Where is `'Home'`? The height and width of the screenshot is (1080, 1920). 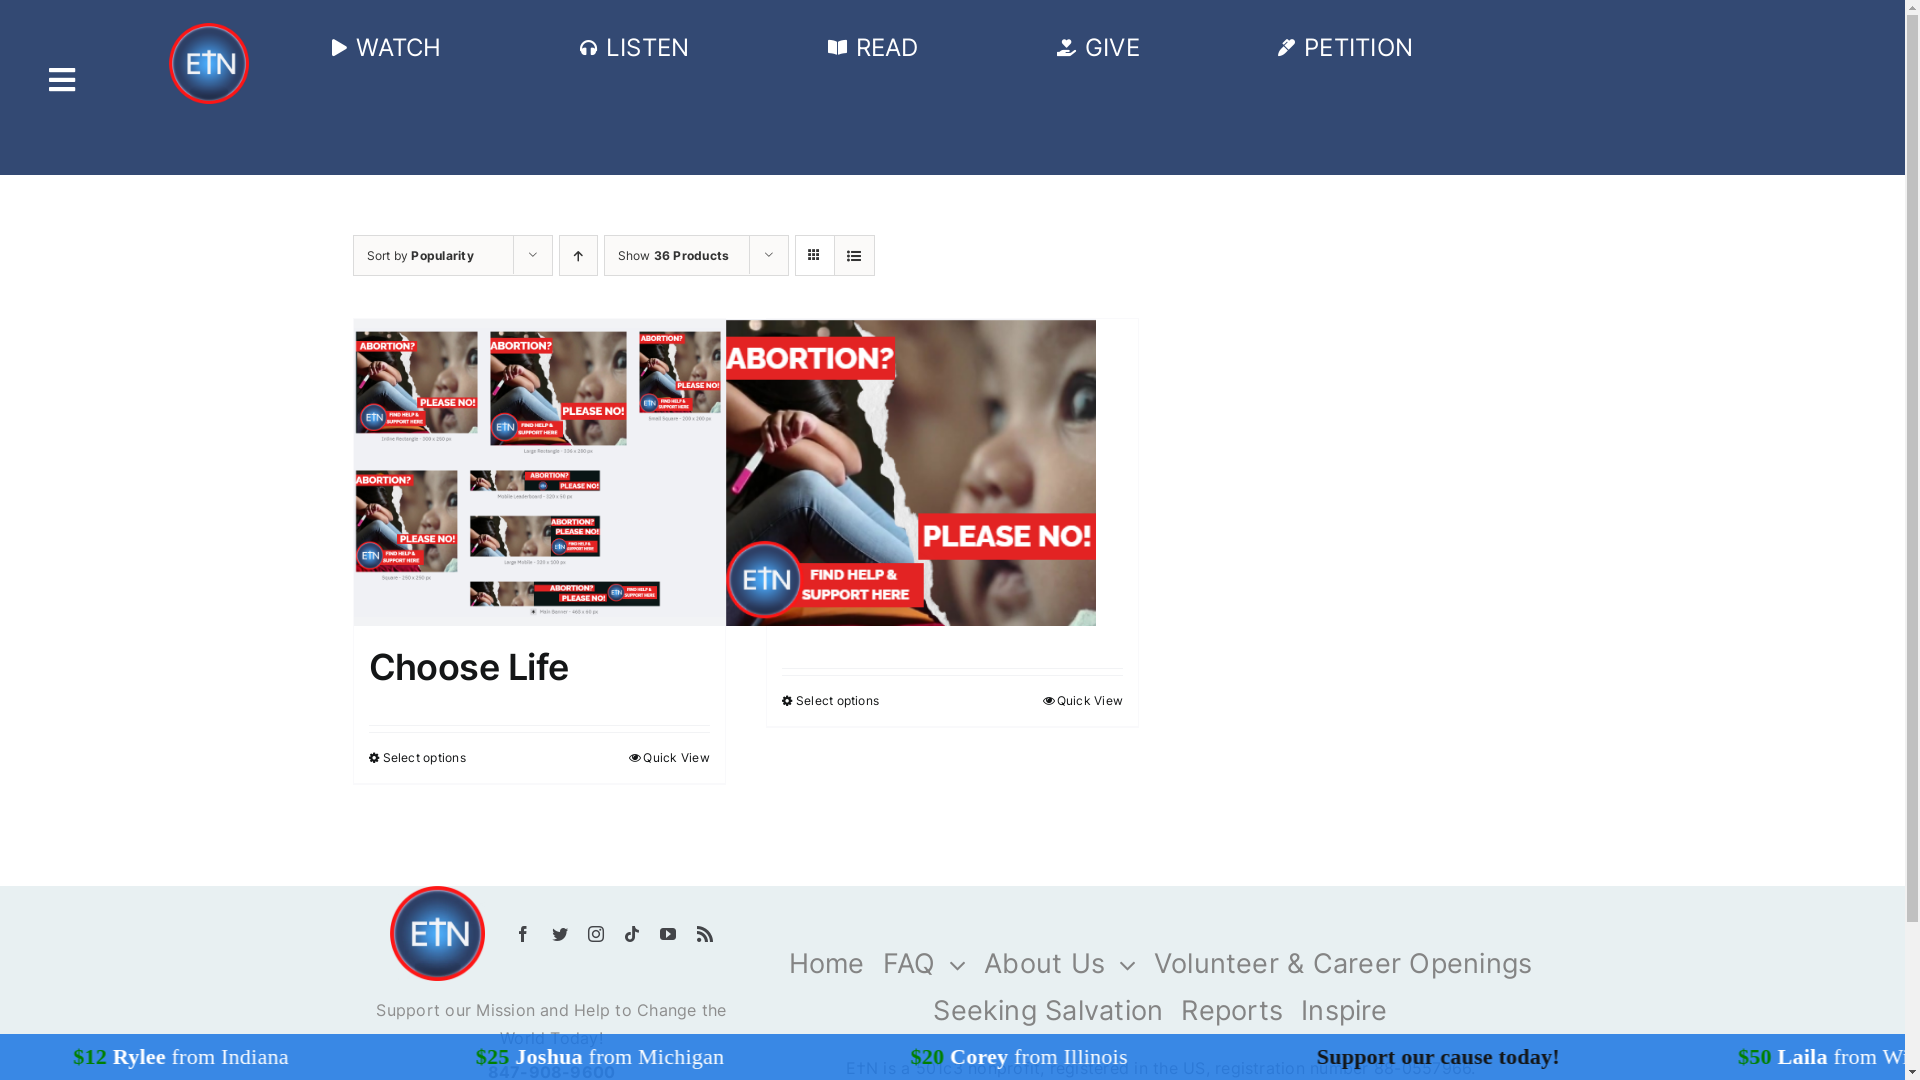 'Home' is located at coordinates (826, 963).